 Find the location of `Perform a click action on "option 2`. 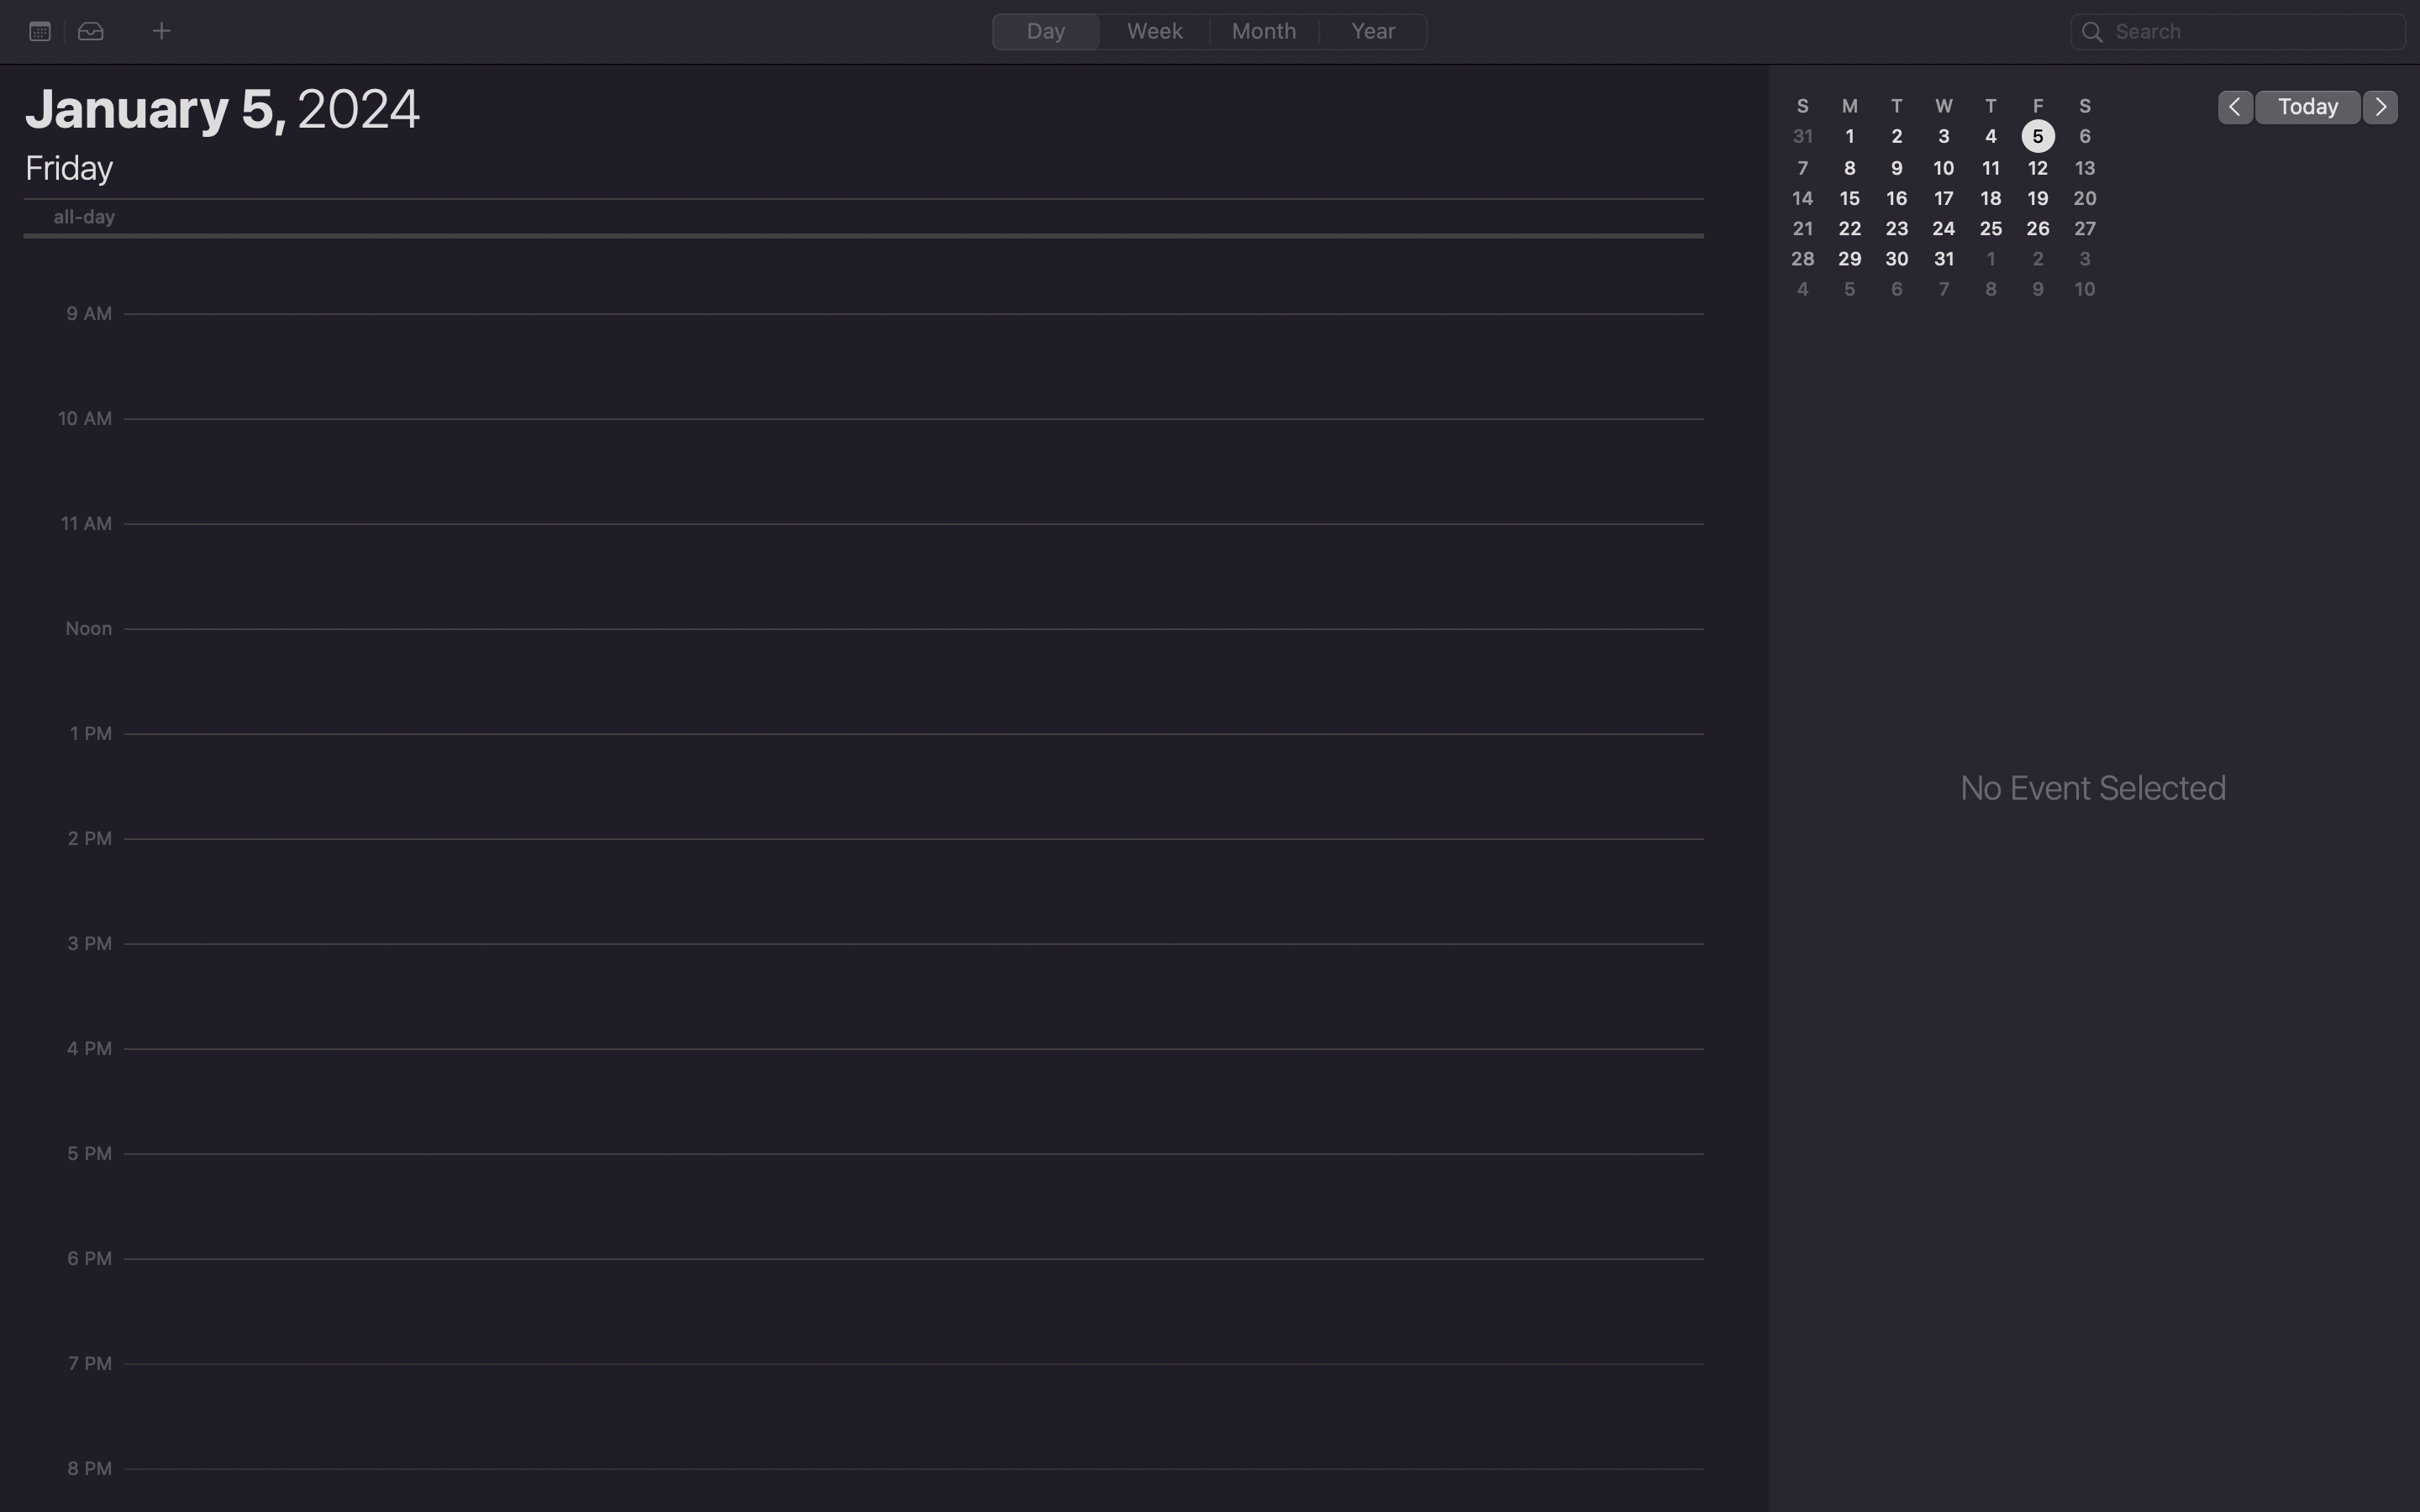

Perform a click action on "option 2 is located at coordinates (91, 32).